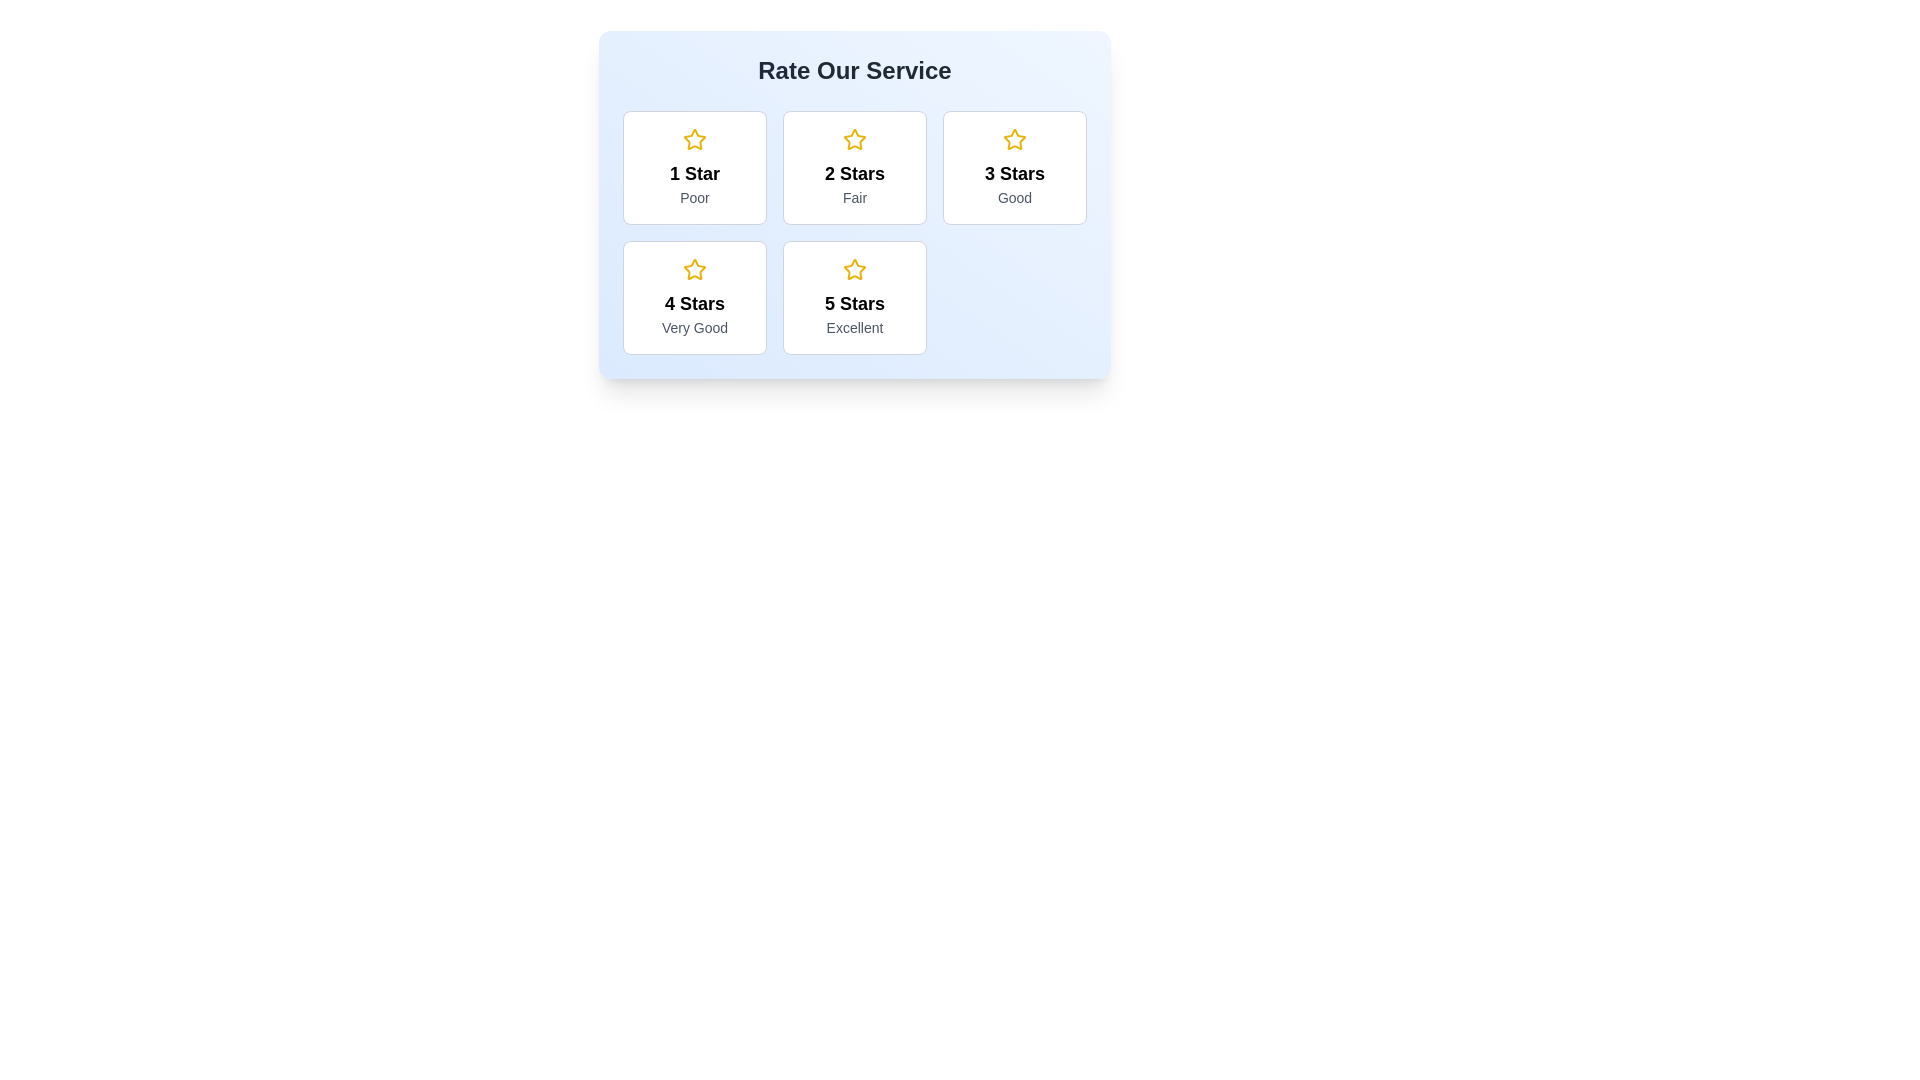 This screenshot has width=1920, height=1080. What do you see at coordinates (854, 326) in the screenshot?
I see `the text label that provides the qualitative description 'Excellent' associated with the '5 Stars' rating, located below the '5 Stars' text and alongside the star icon` at bounding box center [854, 326].